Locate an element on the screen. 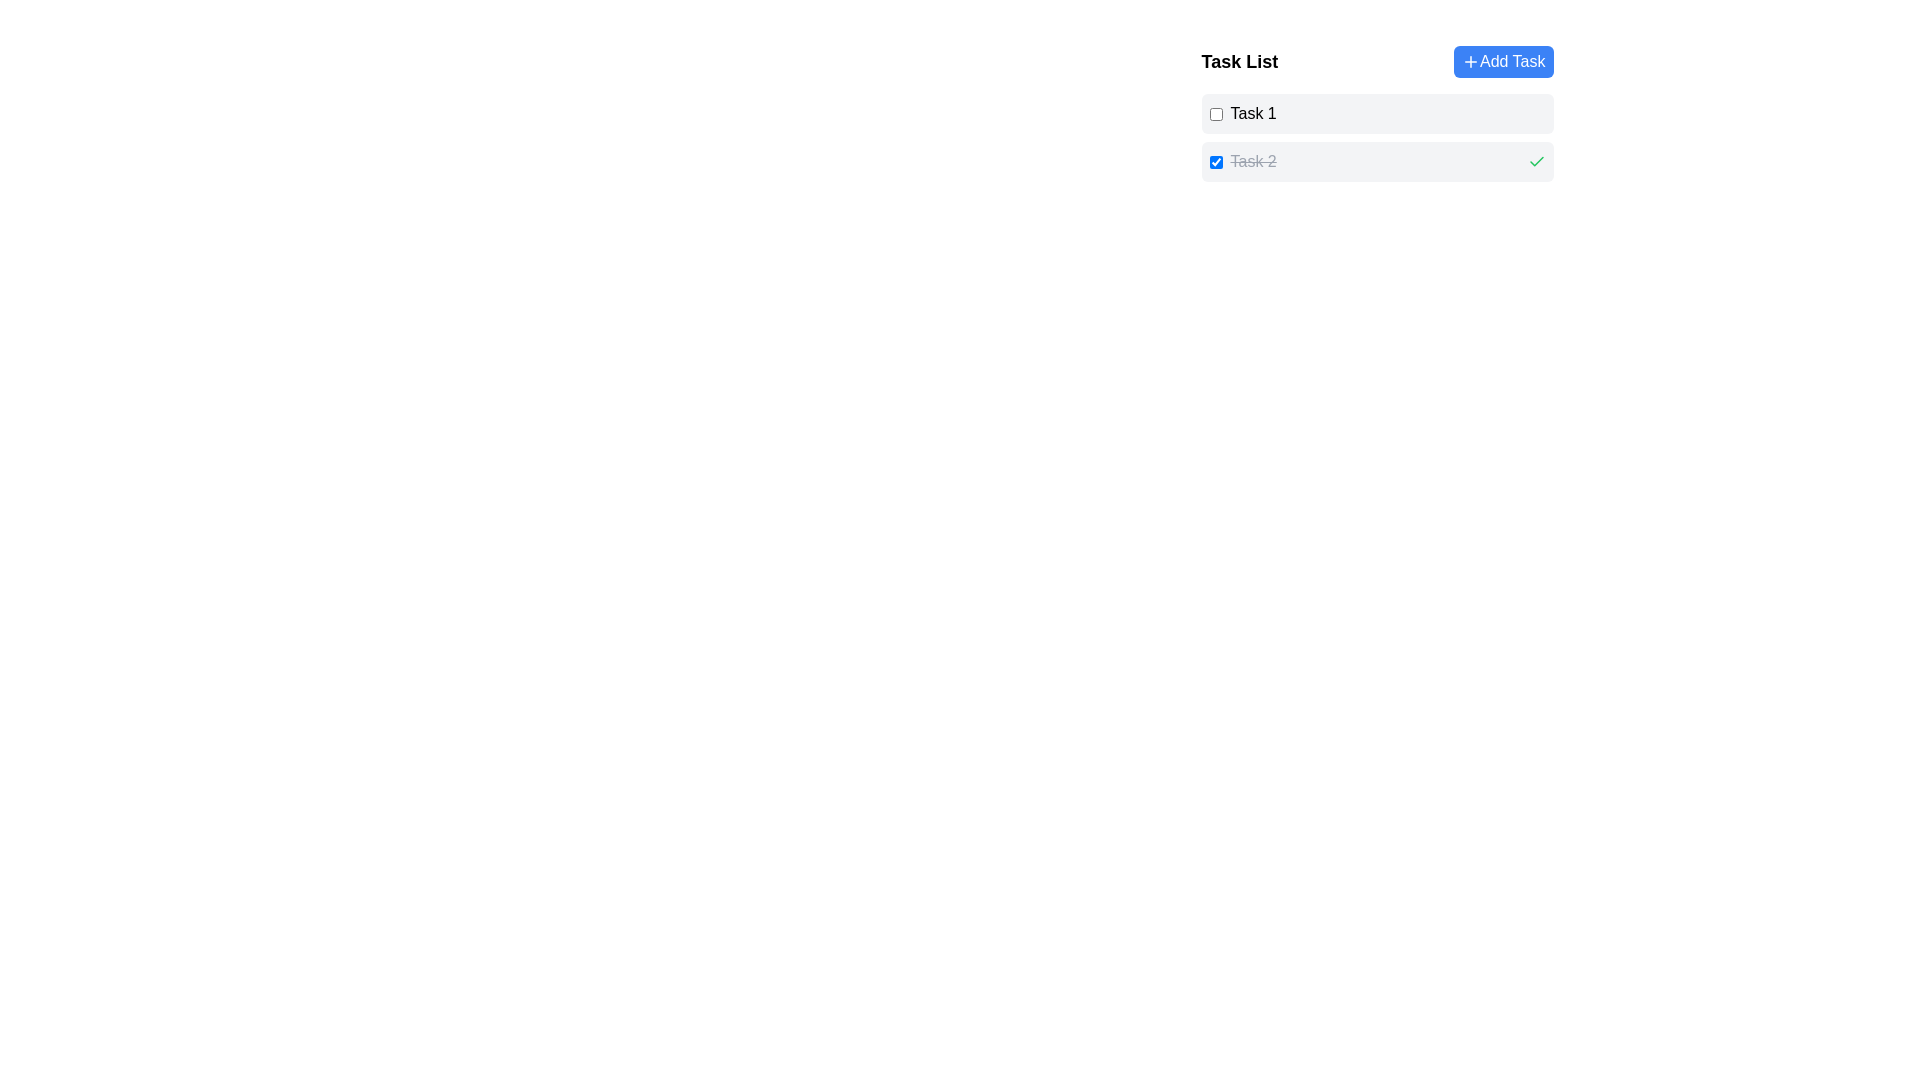 The width and height of the screenshot is (1920, 1080). the completed task label that displays the name of the task, which has a strikethrough styling indicating it has been marked as completed is located at coordinates (1242, 161).